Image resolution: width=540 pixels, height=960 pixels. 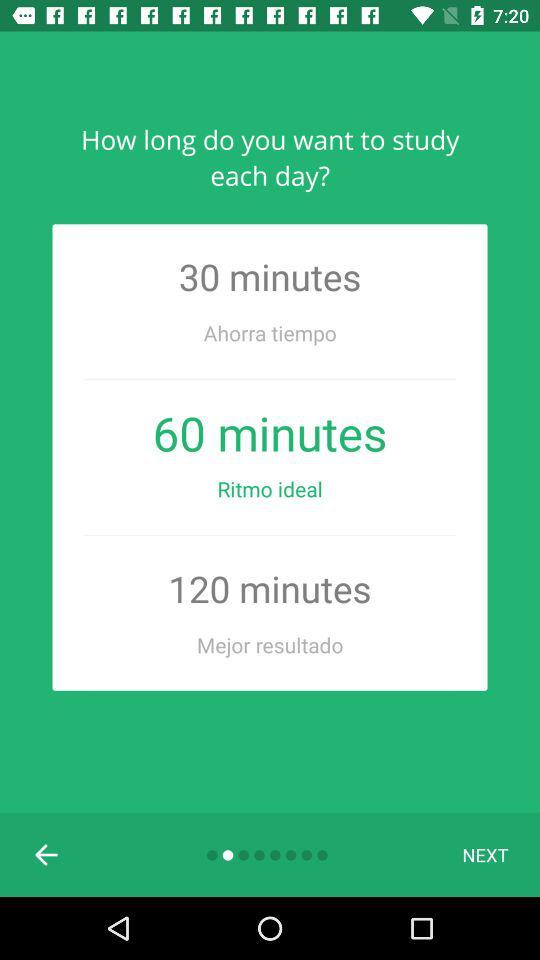 What do you see at coordinates (47, 853) in the screenshot?
I see `item below the mejor resultado` at bounding box center [47, 853].